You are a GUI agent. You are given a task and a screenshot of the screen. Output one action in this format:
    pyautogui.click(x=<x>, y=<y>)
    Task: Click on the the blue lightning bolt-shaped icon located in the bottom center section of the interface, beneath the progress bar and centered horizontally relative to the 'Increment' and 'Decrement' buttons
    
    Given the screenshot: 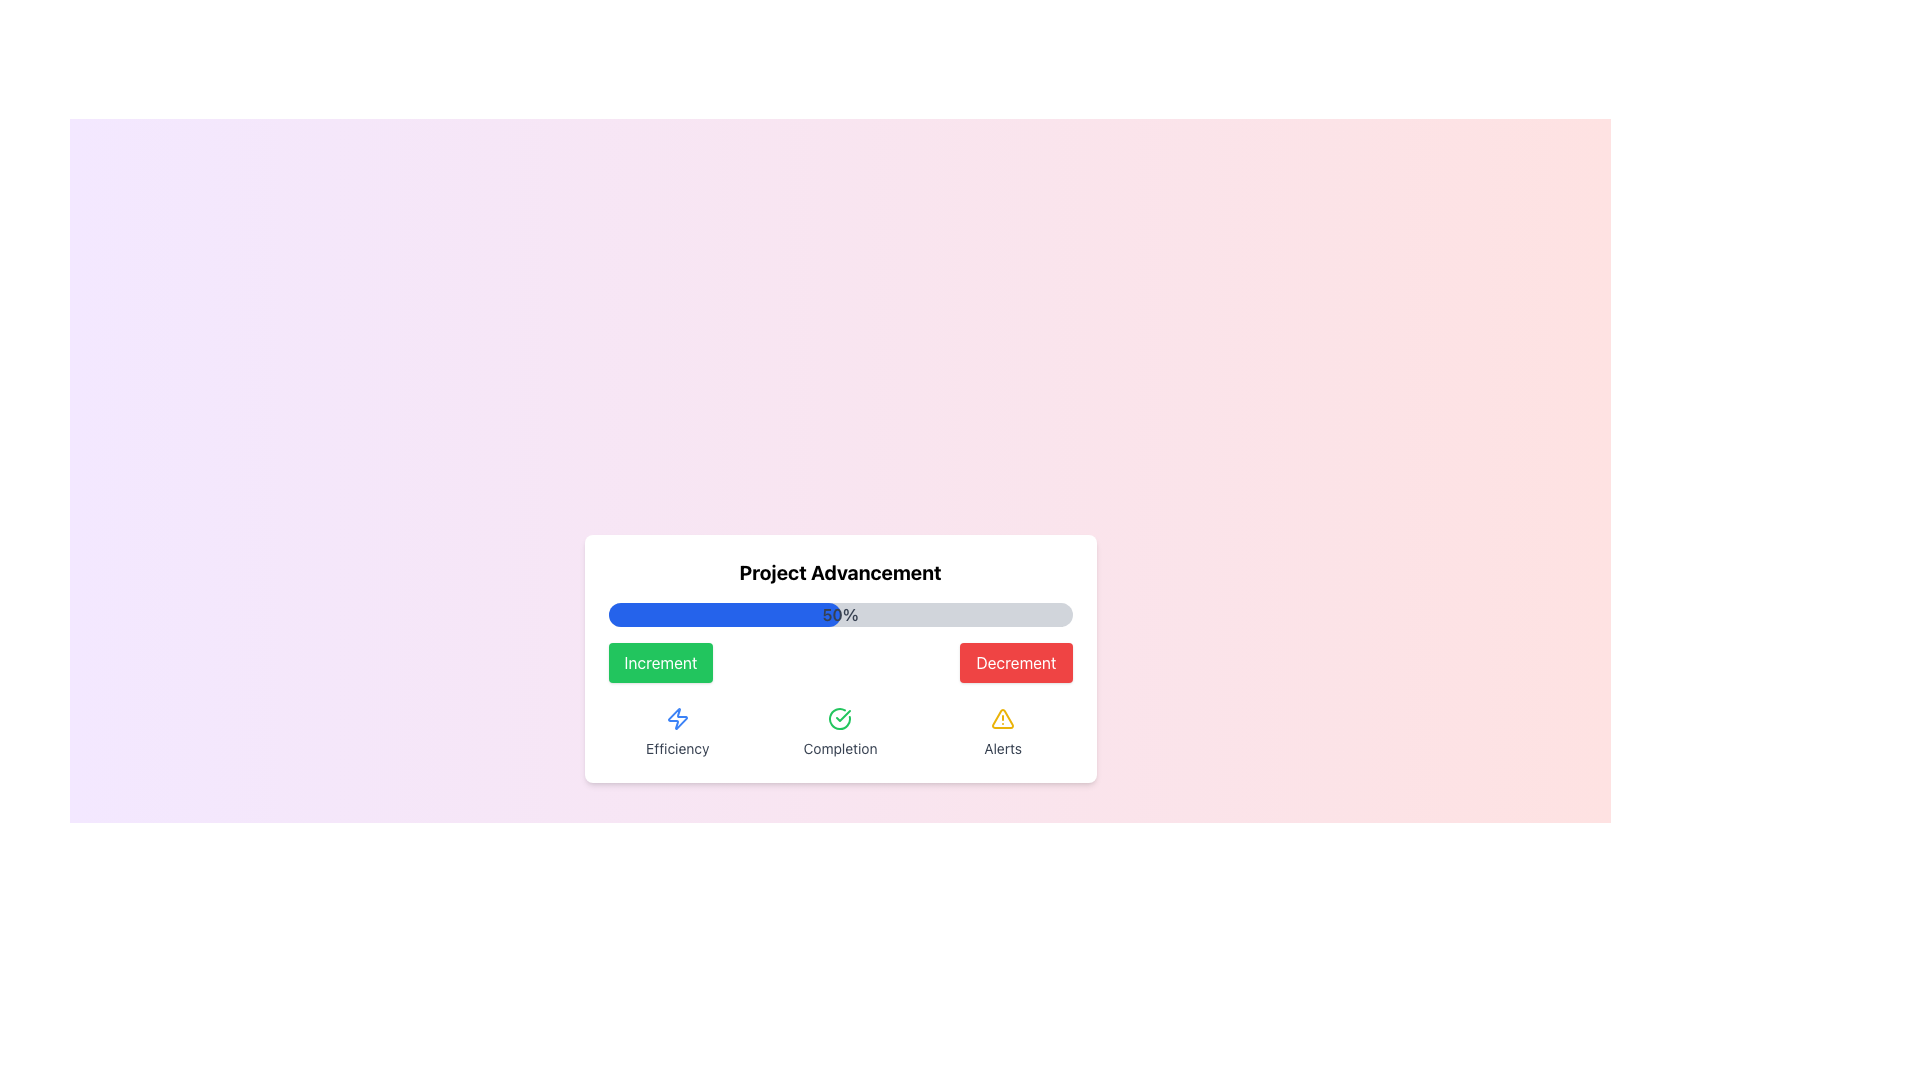 What is the action you would take?
    pyautogui.click(x=677, y=717)
    